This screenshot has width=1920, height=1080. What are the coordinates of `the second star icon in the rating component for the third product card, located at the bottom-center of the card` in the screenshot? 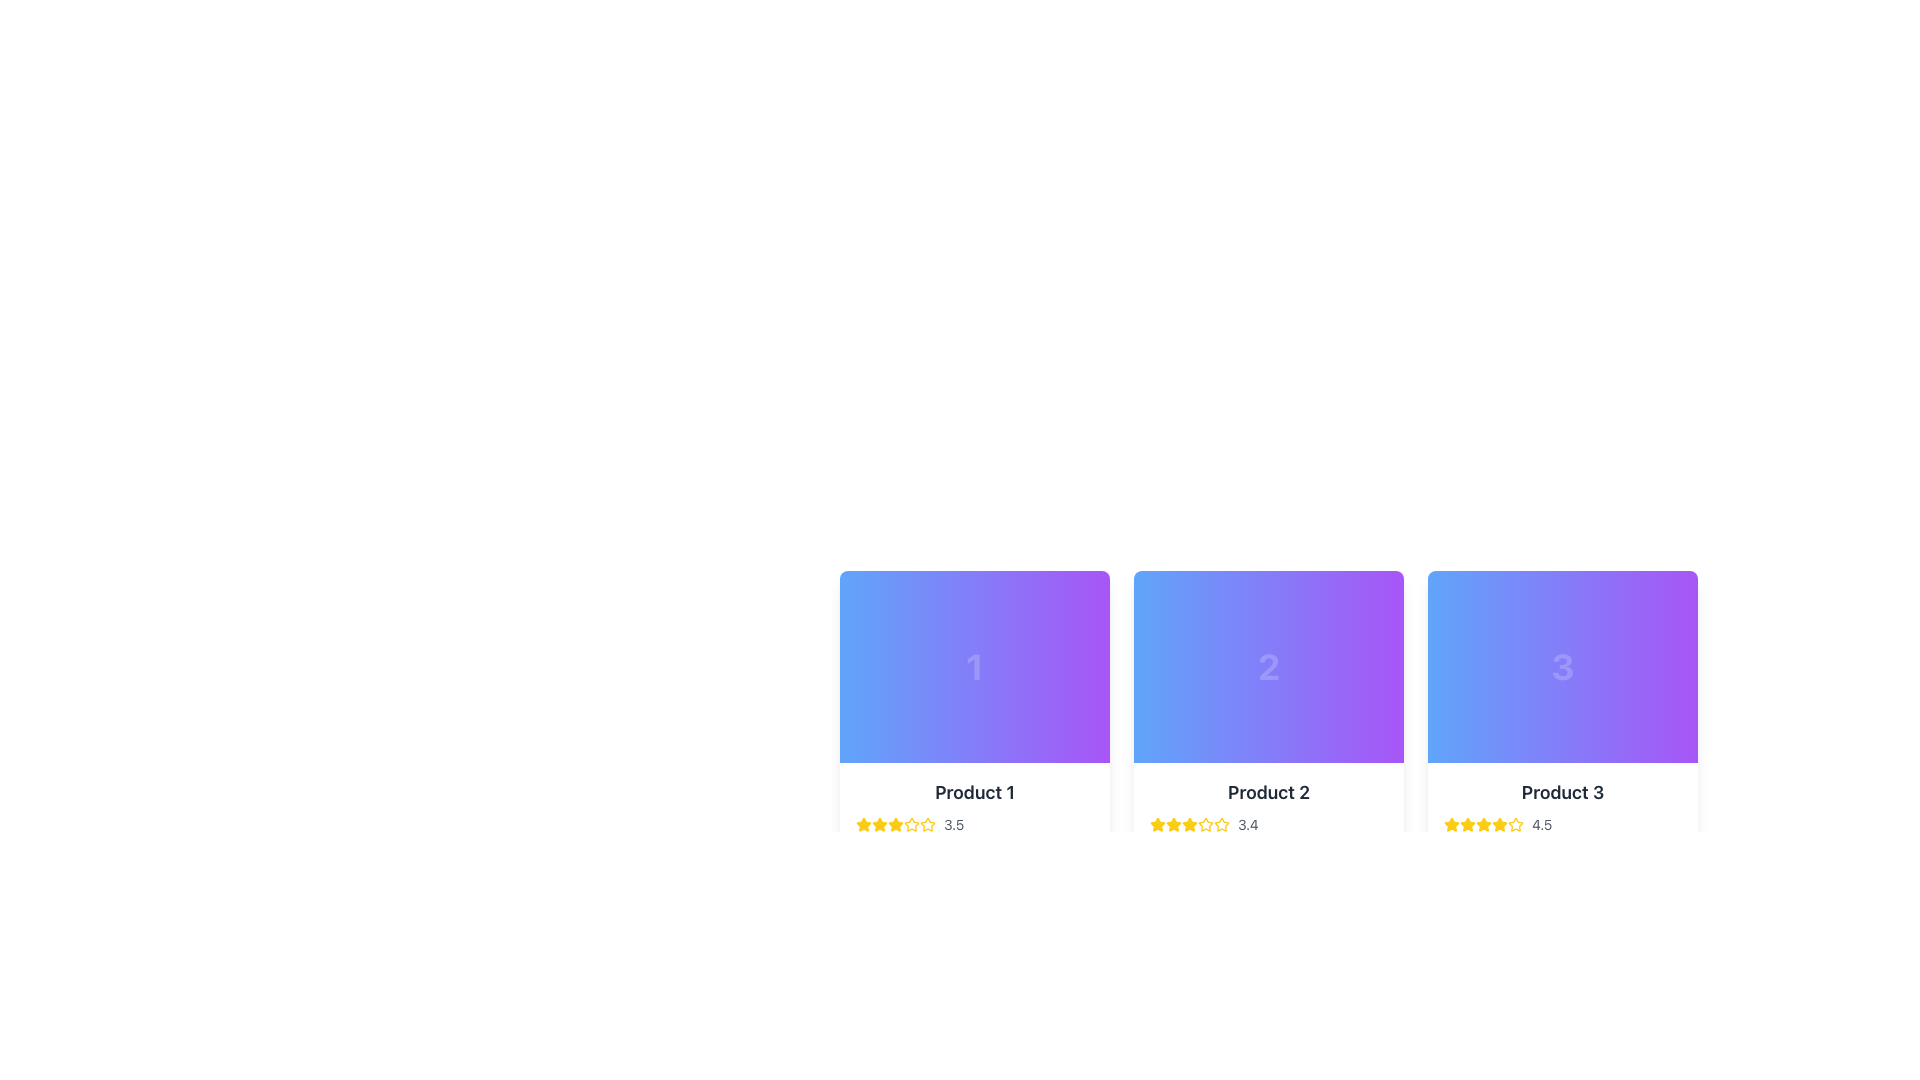 It's located at (1468, 824).